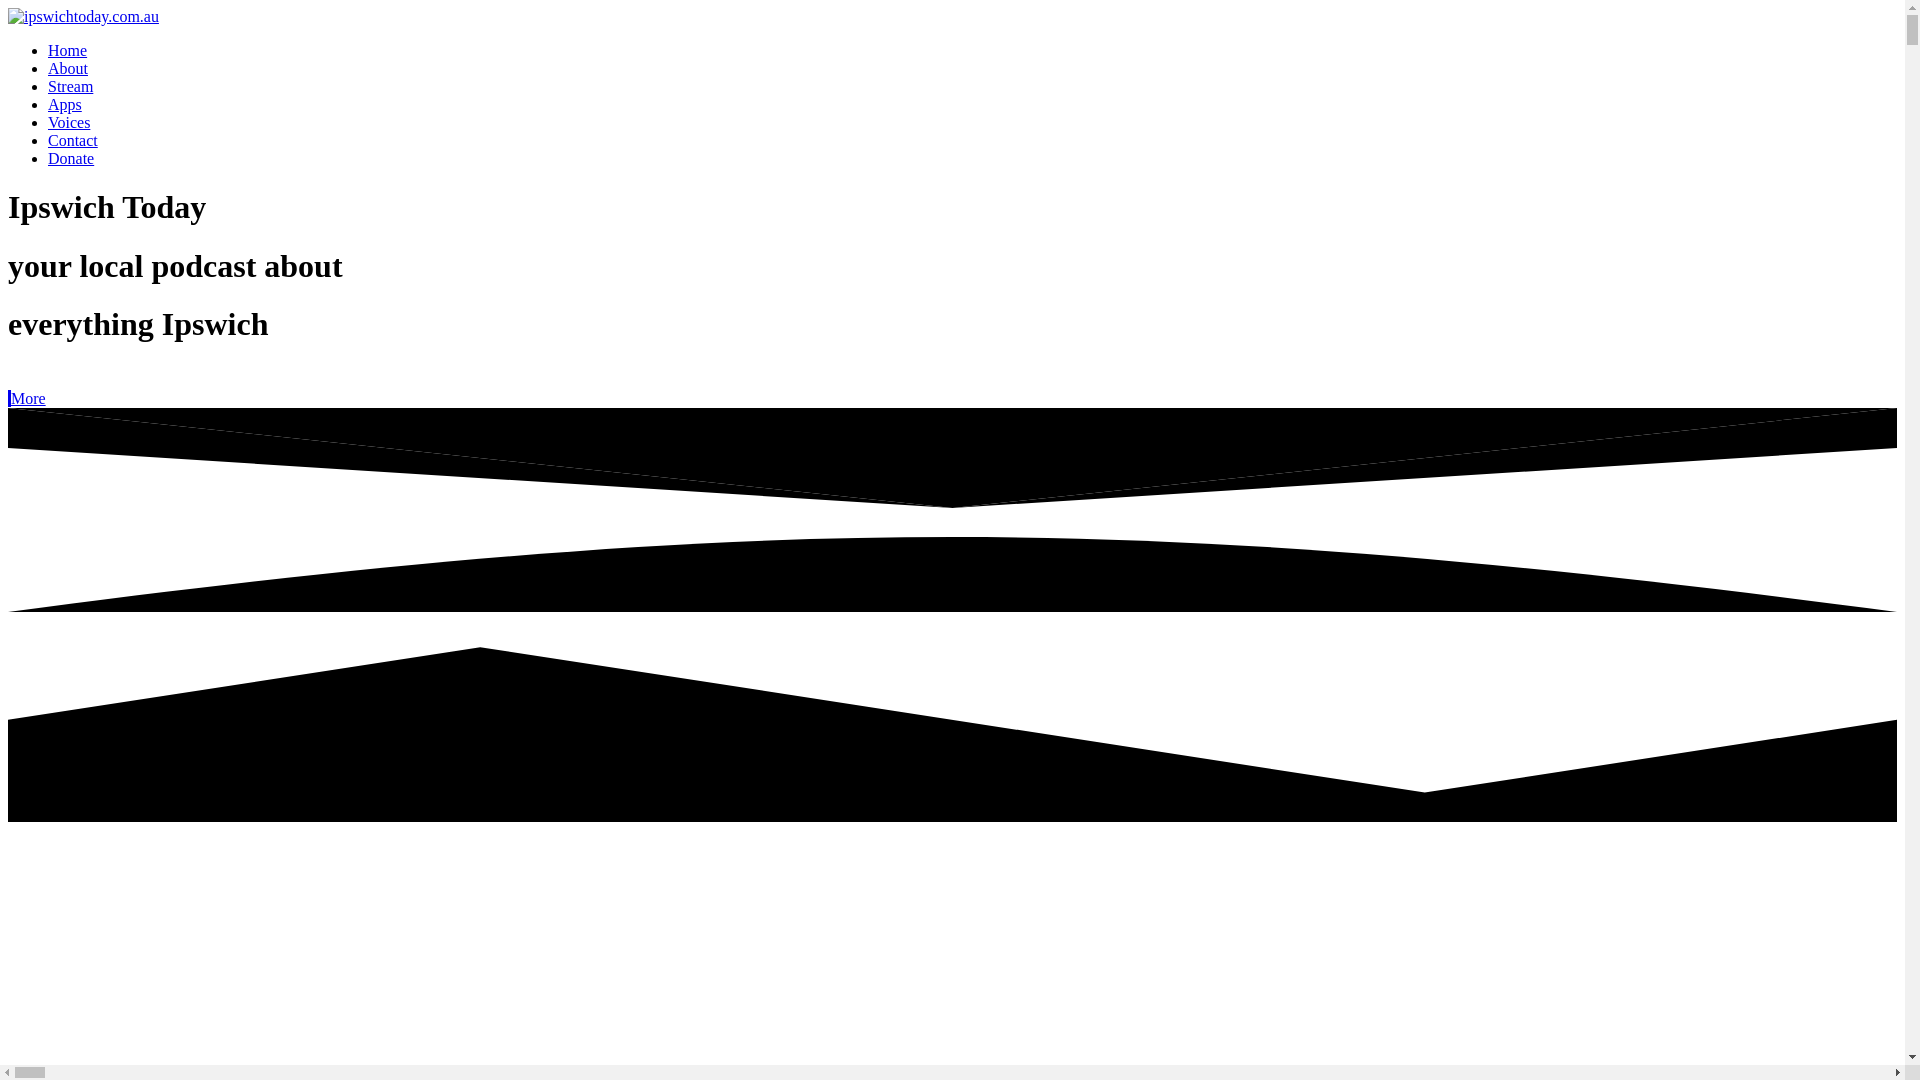  I want to click on 'Donate', so click(71, 157).